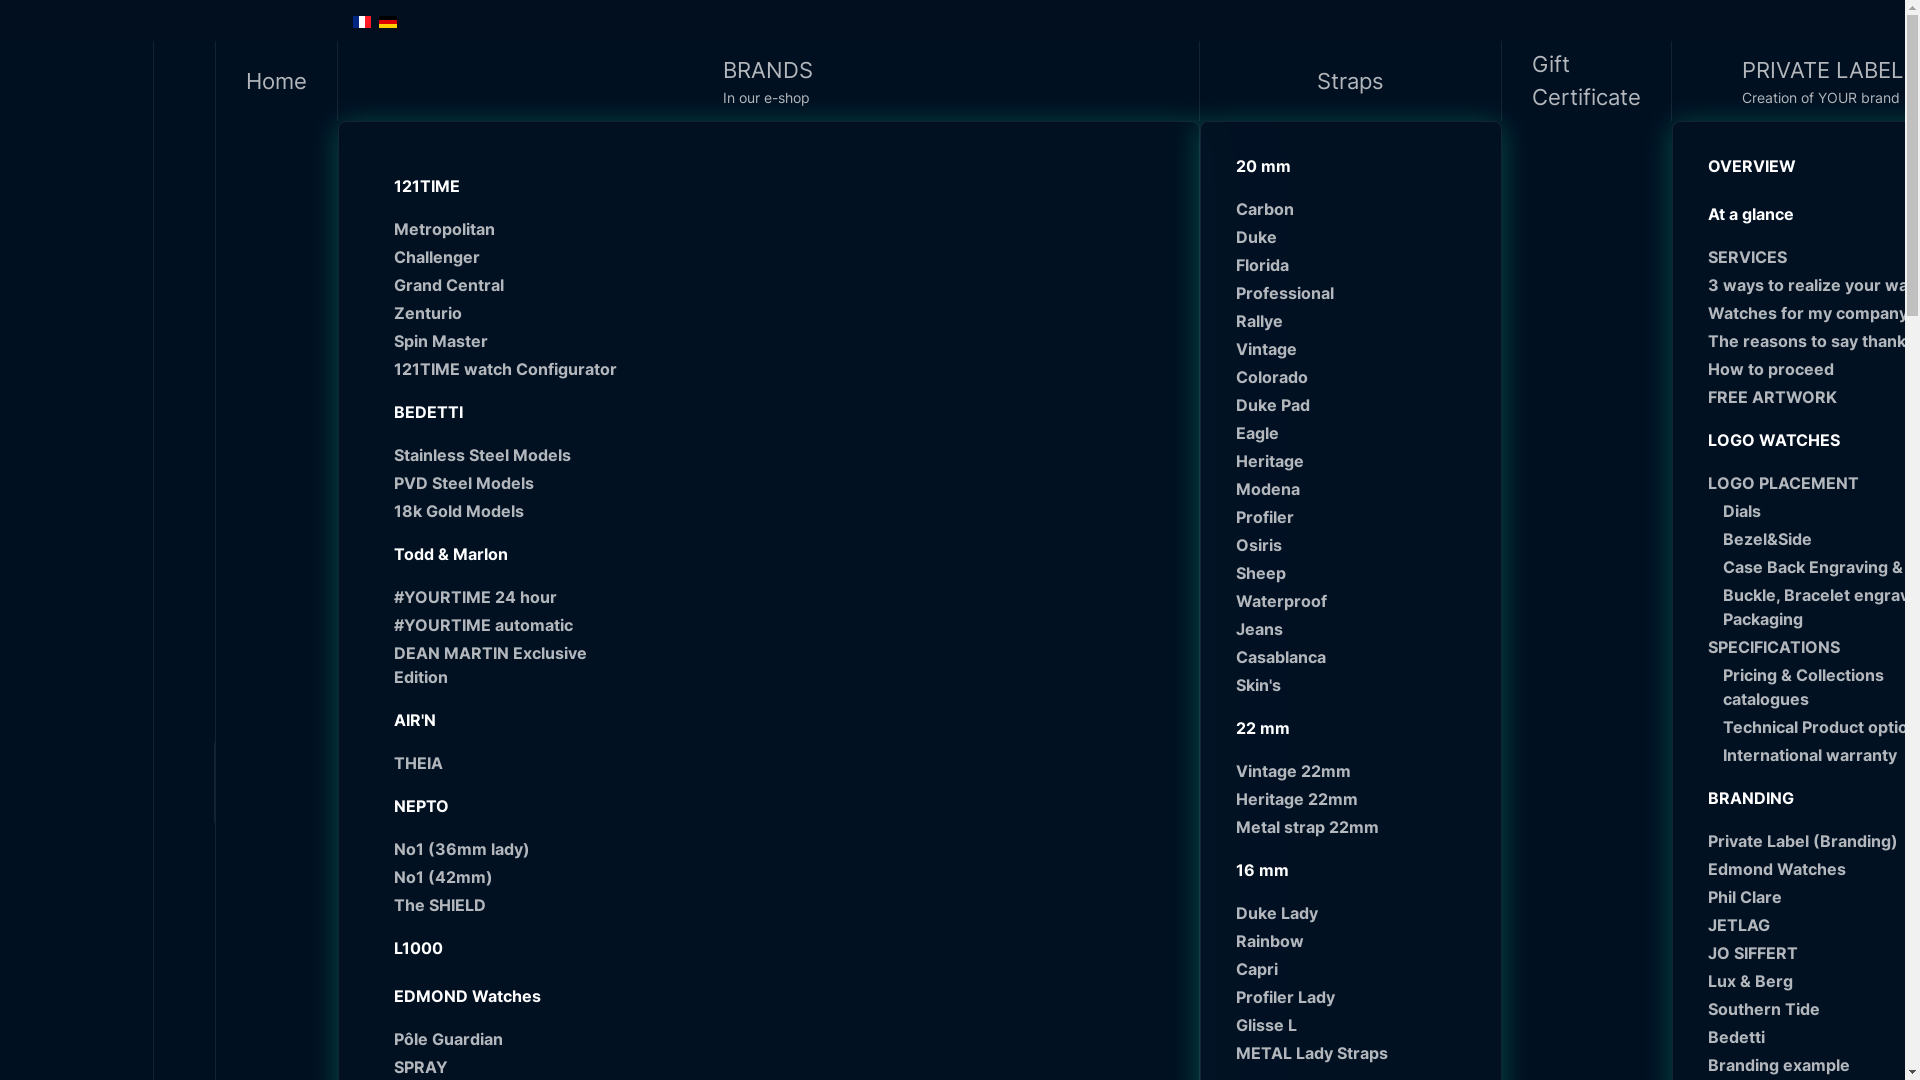 This screenshot has height=1080, width=1920. What do you see at coordinates (1358, 347) in the screenshot?
I see `'Vintage'` at bounding box center [1358, 347].